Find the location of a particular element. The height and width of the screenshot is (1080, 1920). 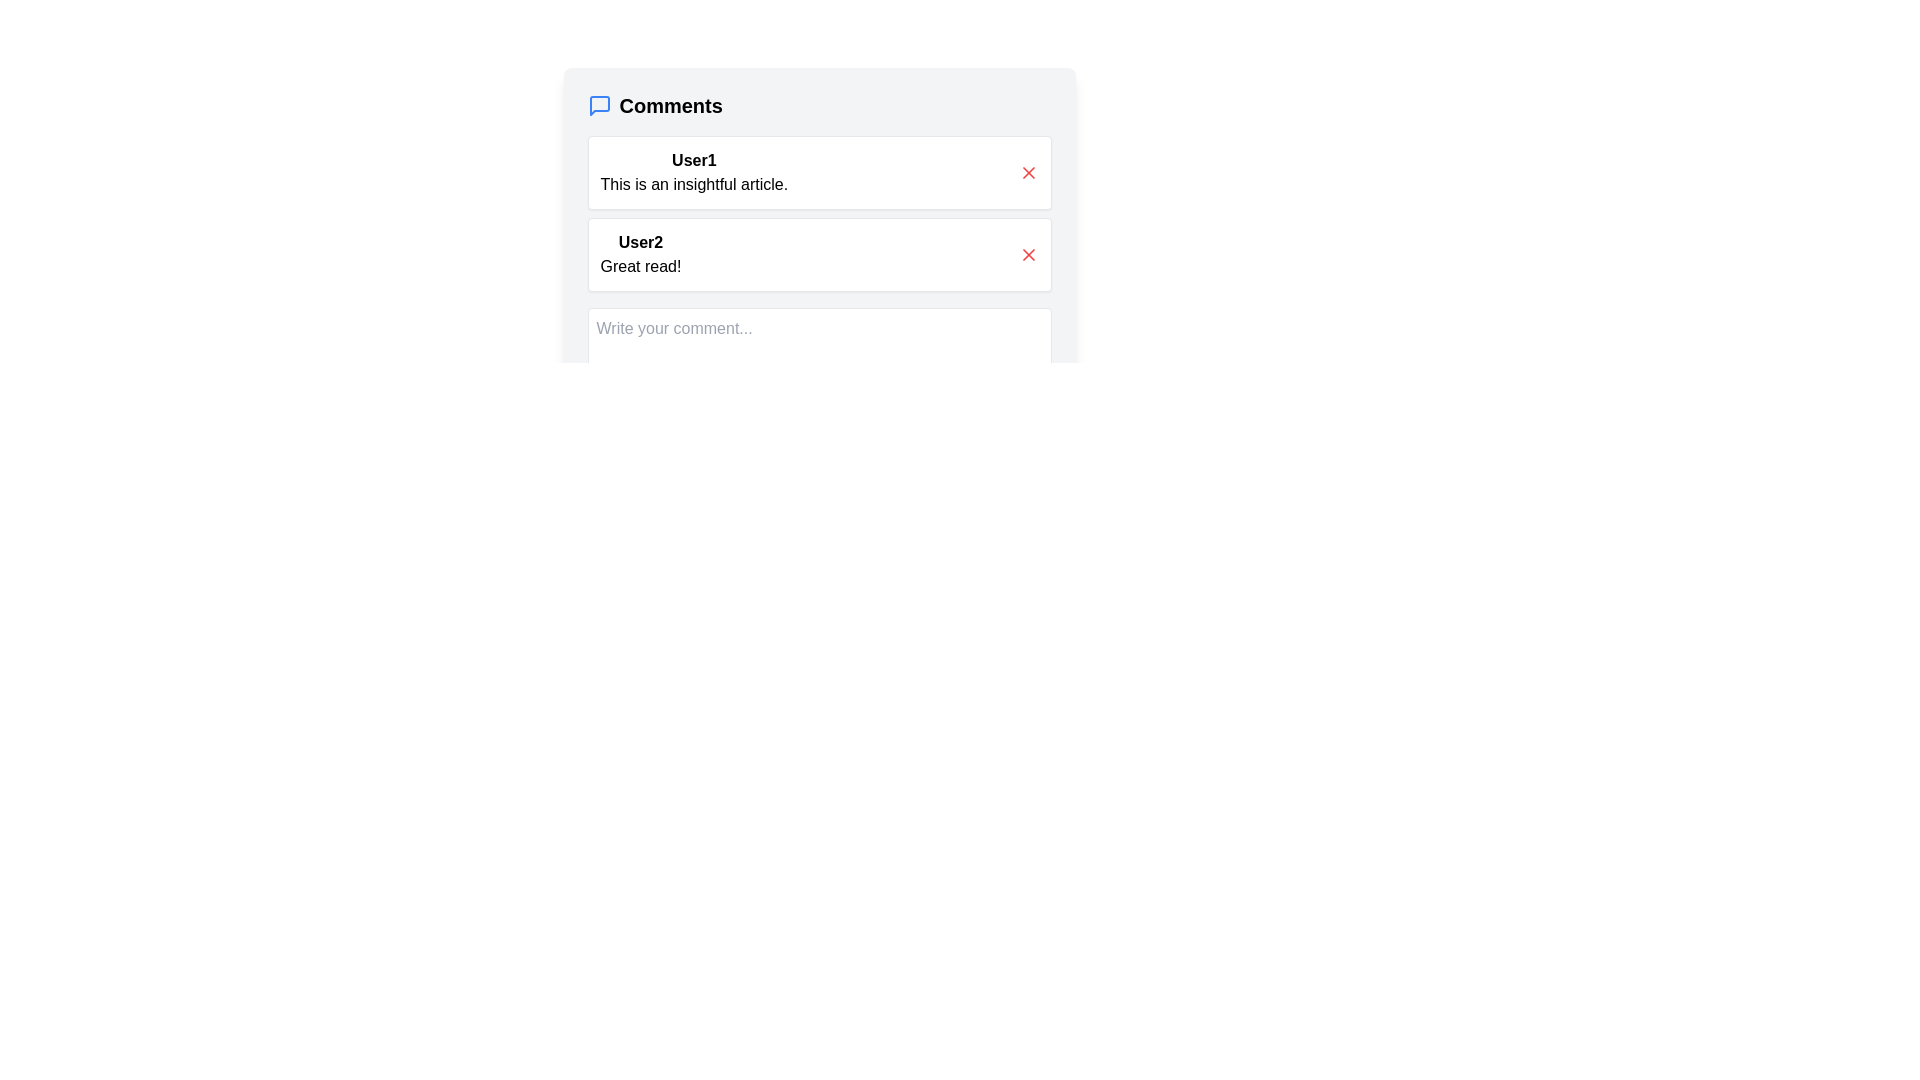

the small red 'X' icon located to the far right of User1's comment in the comment section is located at coordinates (1028, 172).